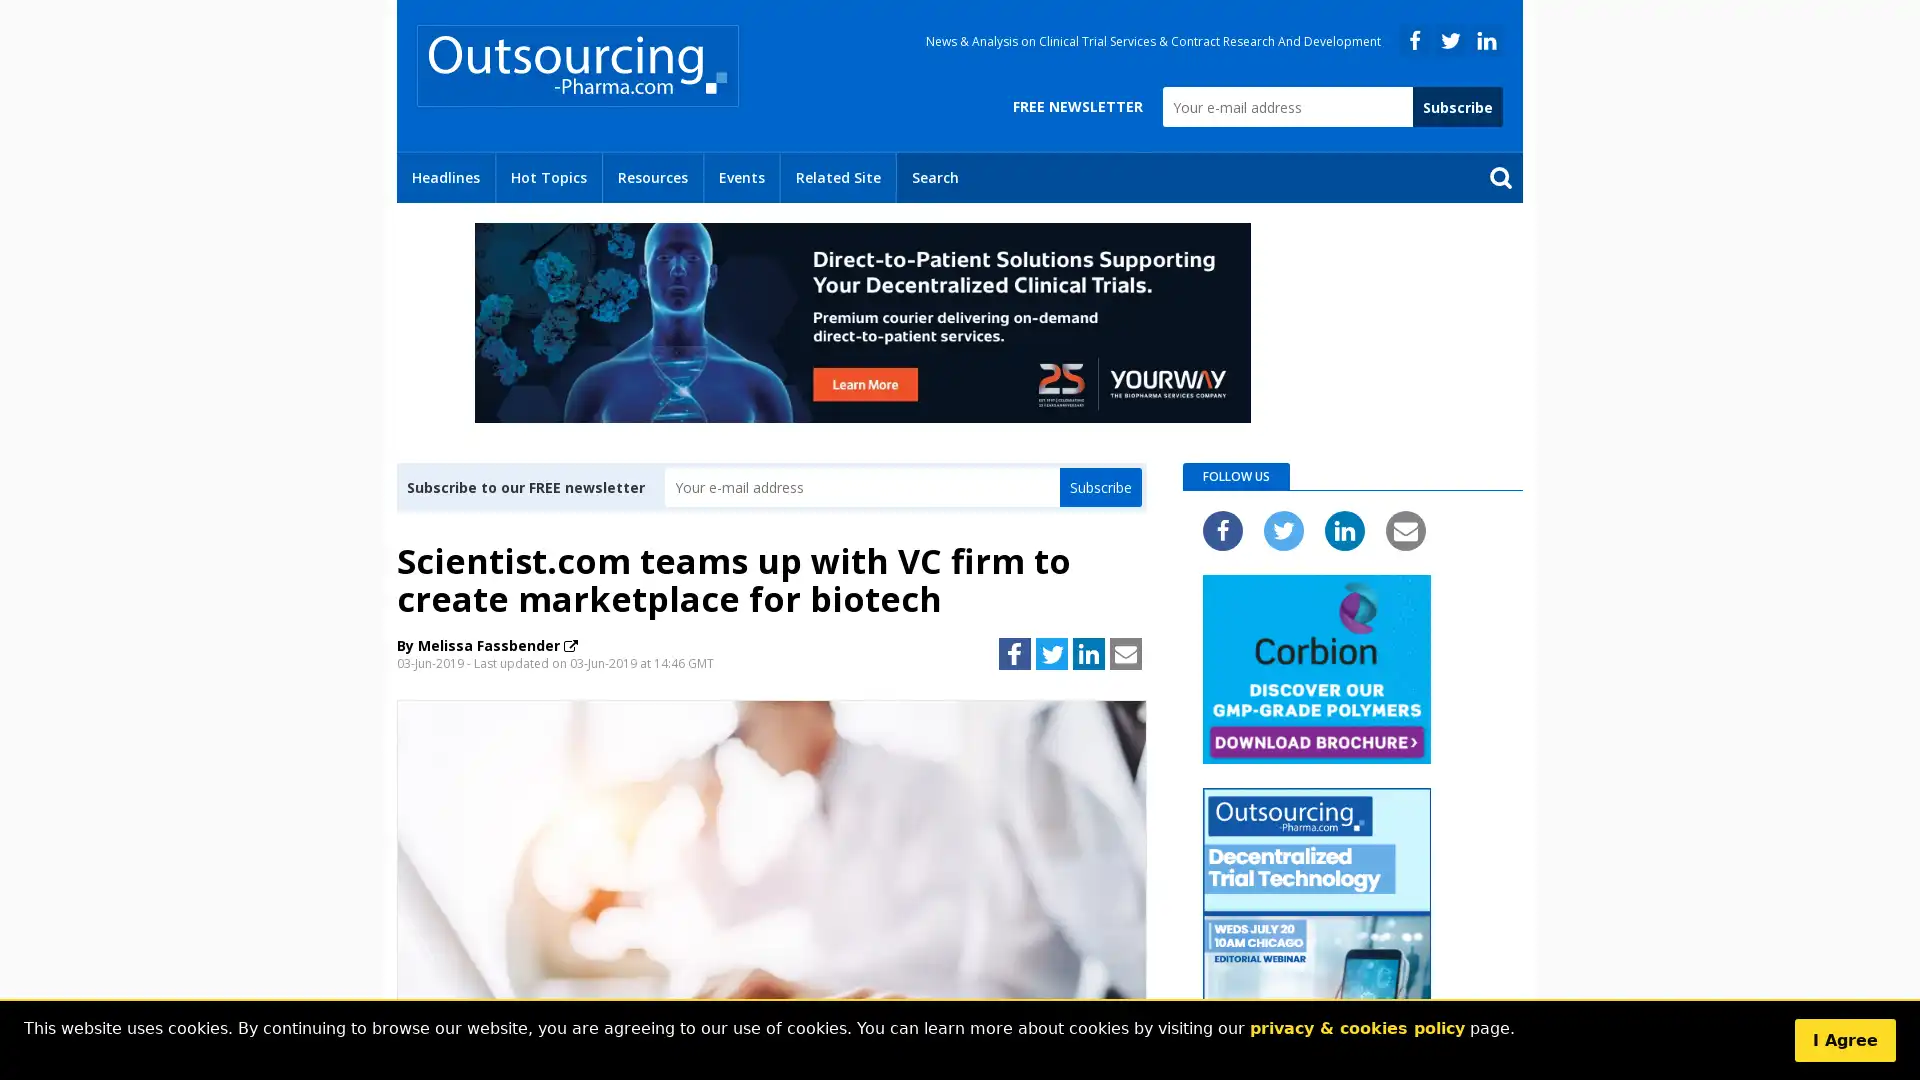 This screenshot has width=1920, height=1080. I want to click on Send, so click(1501, 176).